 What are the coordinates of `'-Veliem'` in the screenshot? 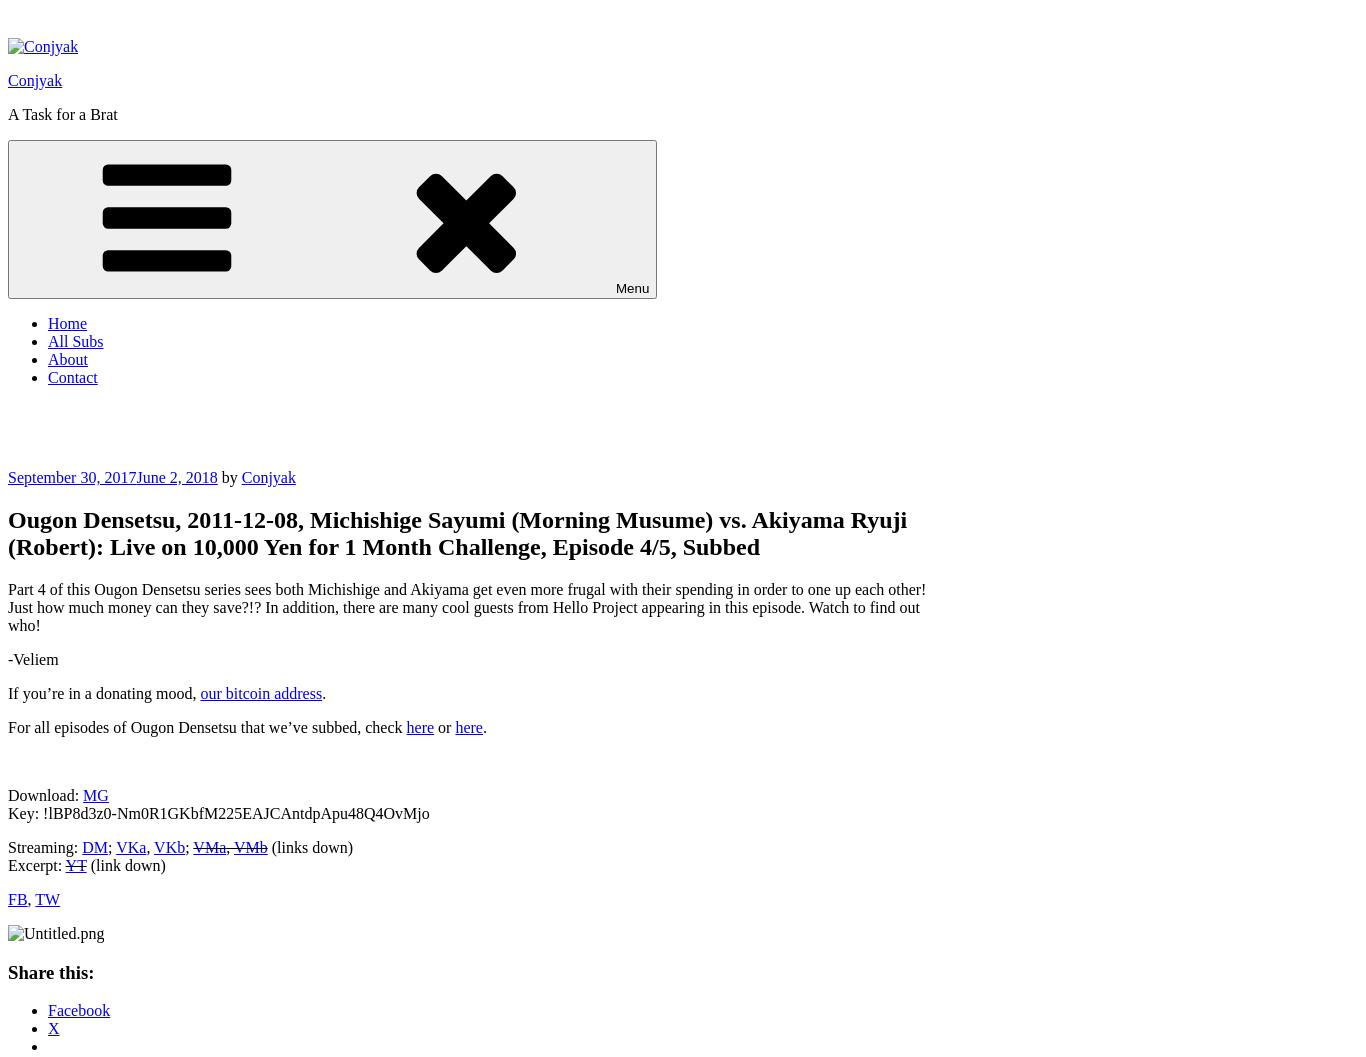 It's located at (33, 658).